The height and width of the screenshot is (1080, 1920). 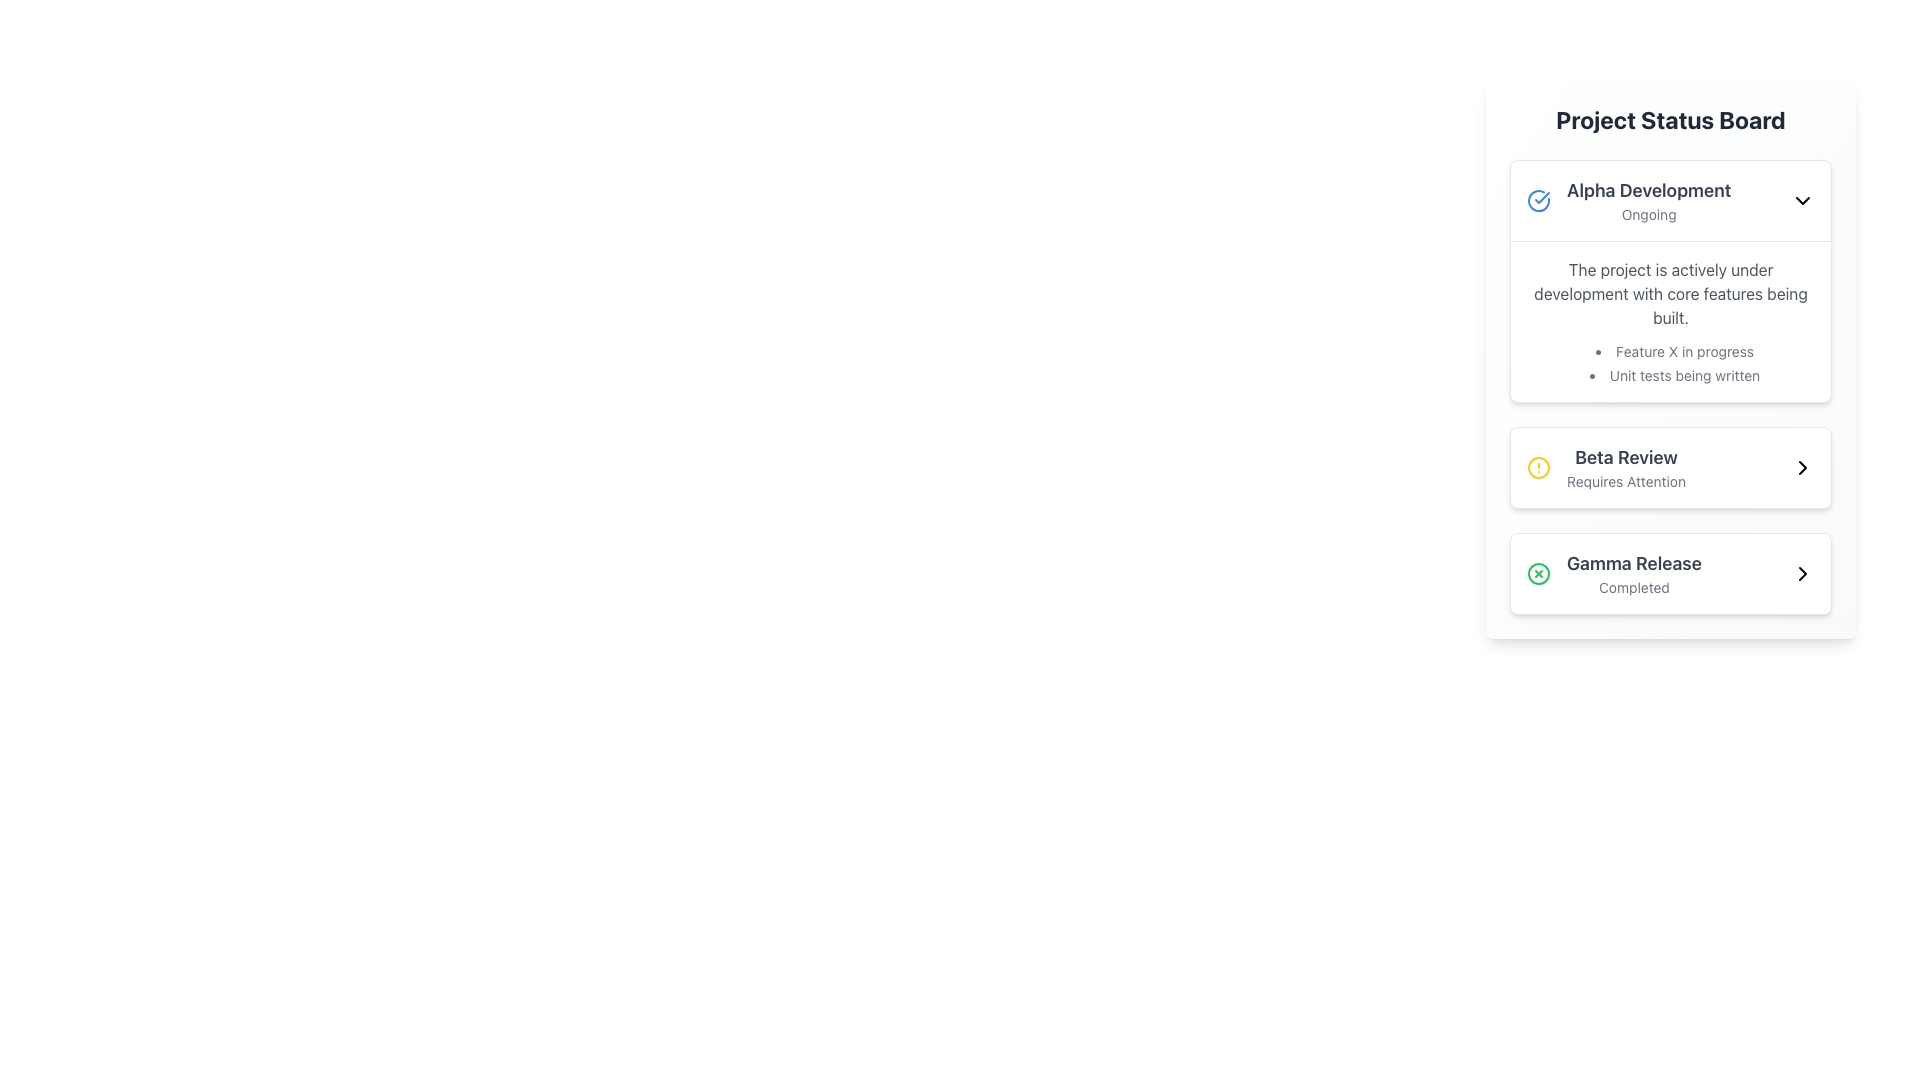 I want to click on status information from the 'Gamma Release' status card component, which is the third item in the vertical sequence on the 'Project Status Board', so click(x=1670, y=574).